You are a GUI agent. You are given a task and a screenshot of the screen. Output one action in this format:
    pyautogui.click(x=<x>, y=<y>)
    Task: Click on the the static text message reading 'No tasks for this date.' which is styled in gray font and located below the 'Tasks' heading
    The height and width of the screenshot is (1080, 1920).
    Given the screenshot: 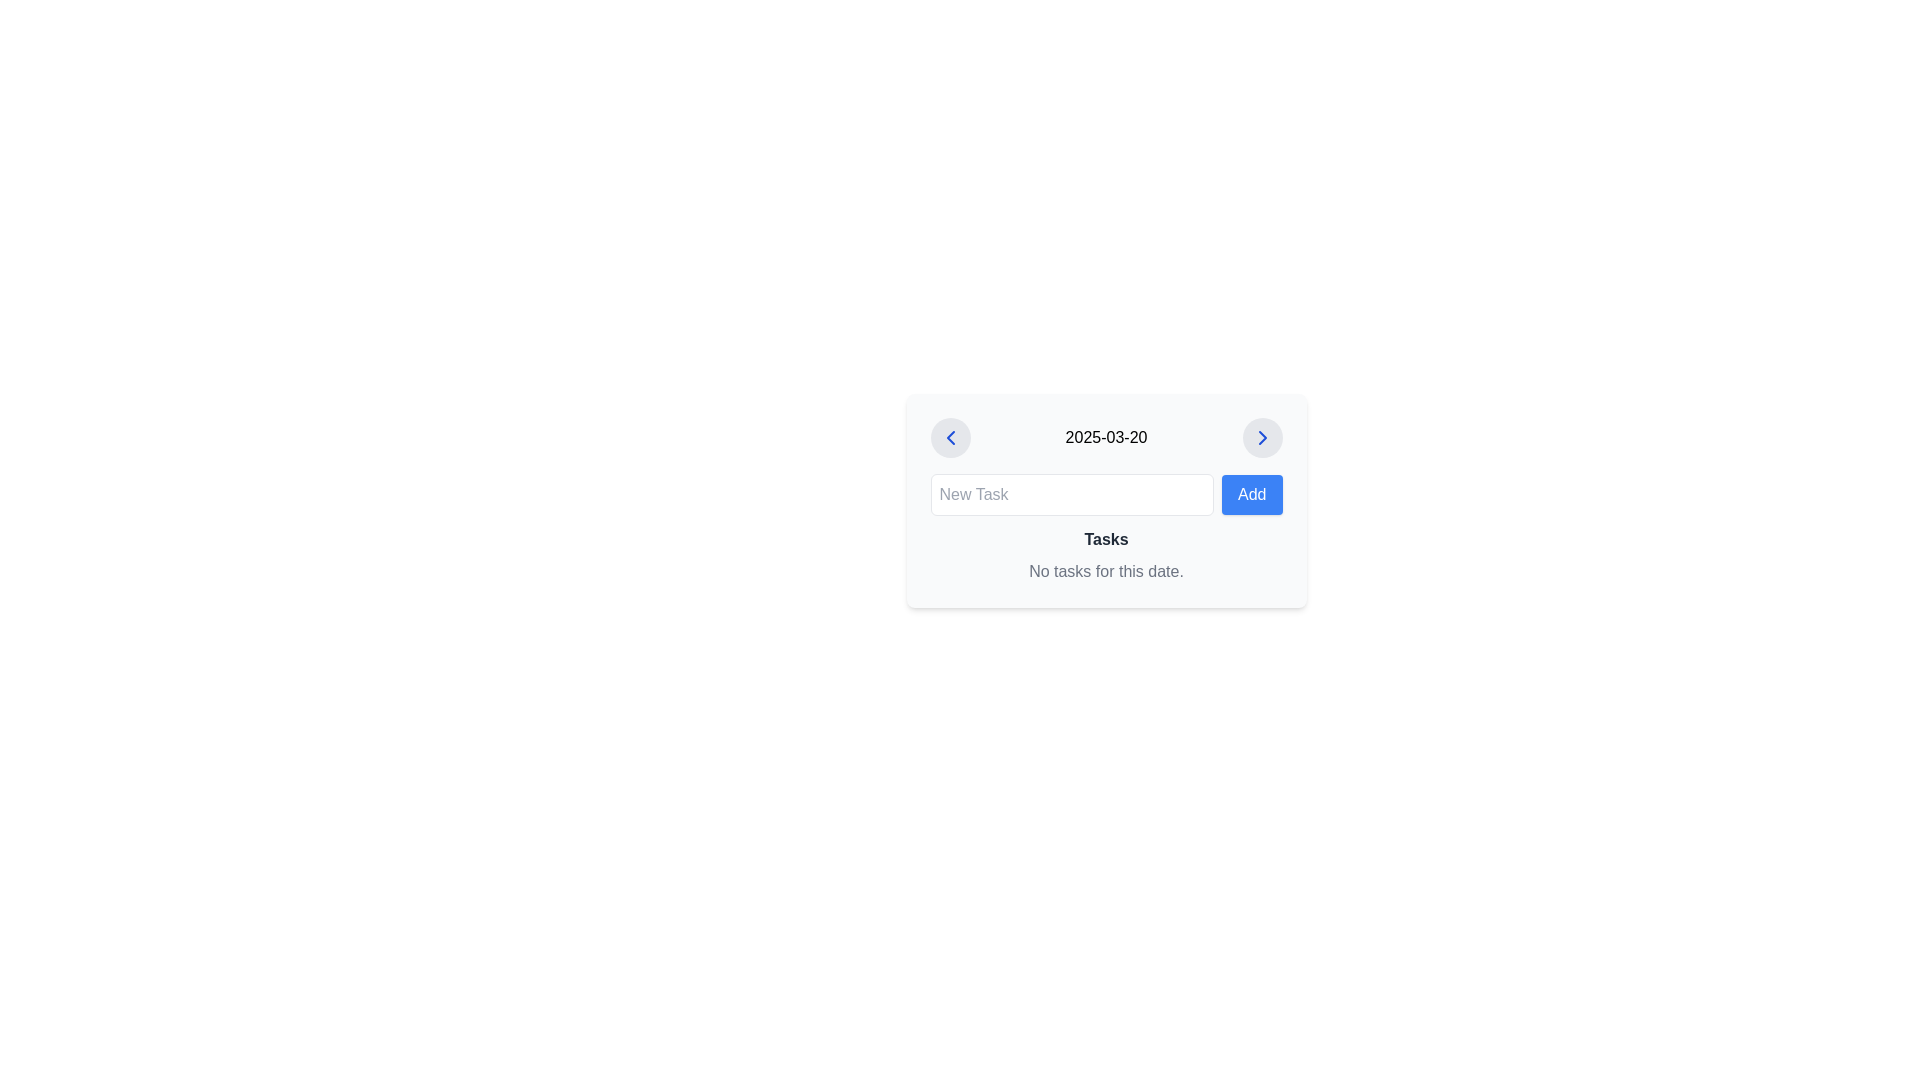 What is the action you would take?
    pyautogui.click(x=1105, y=571)
    